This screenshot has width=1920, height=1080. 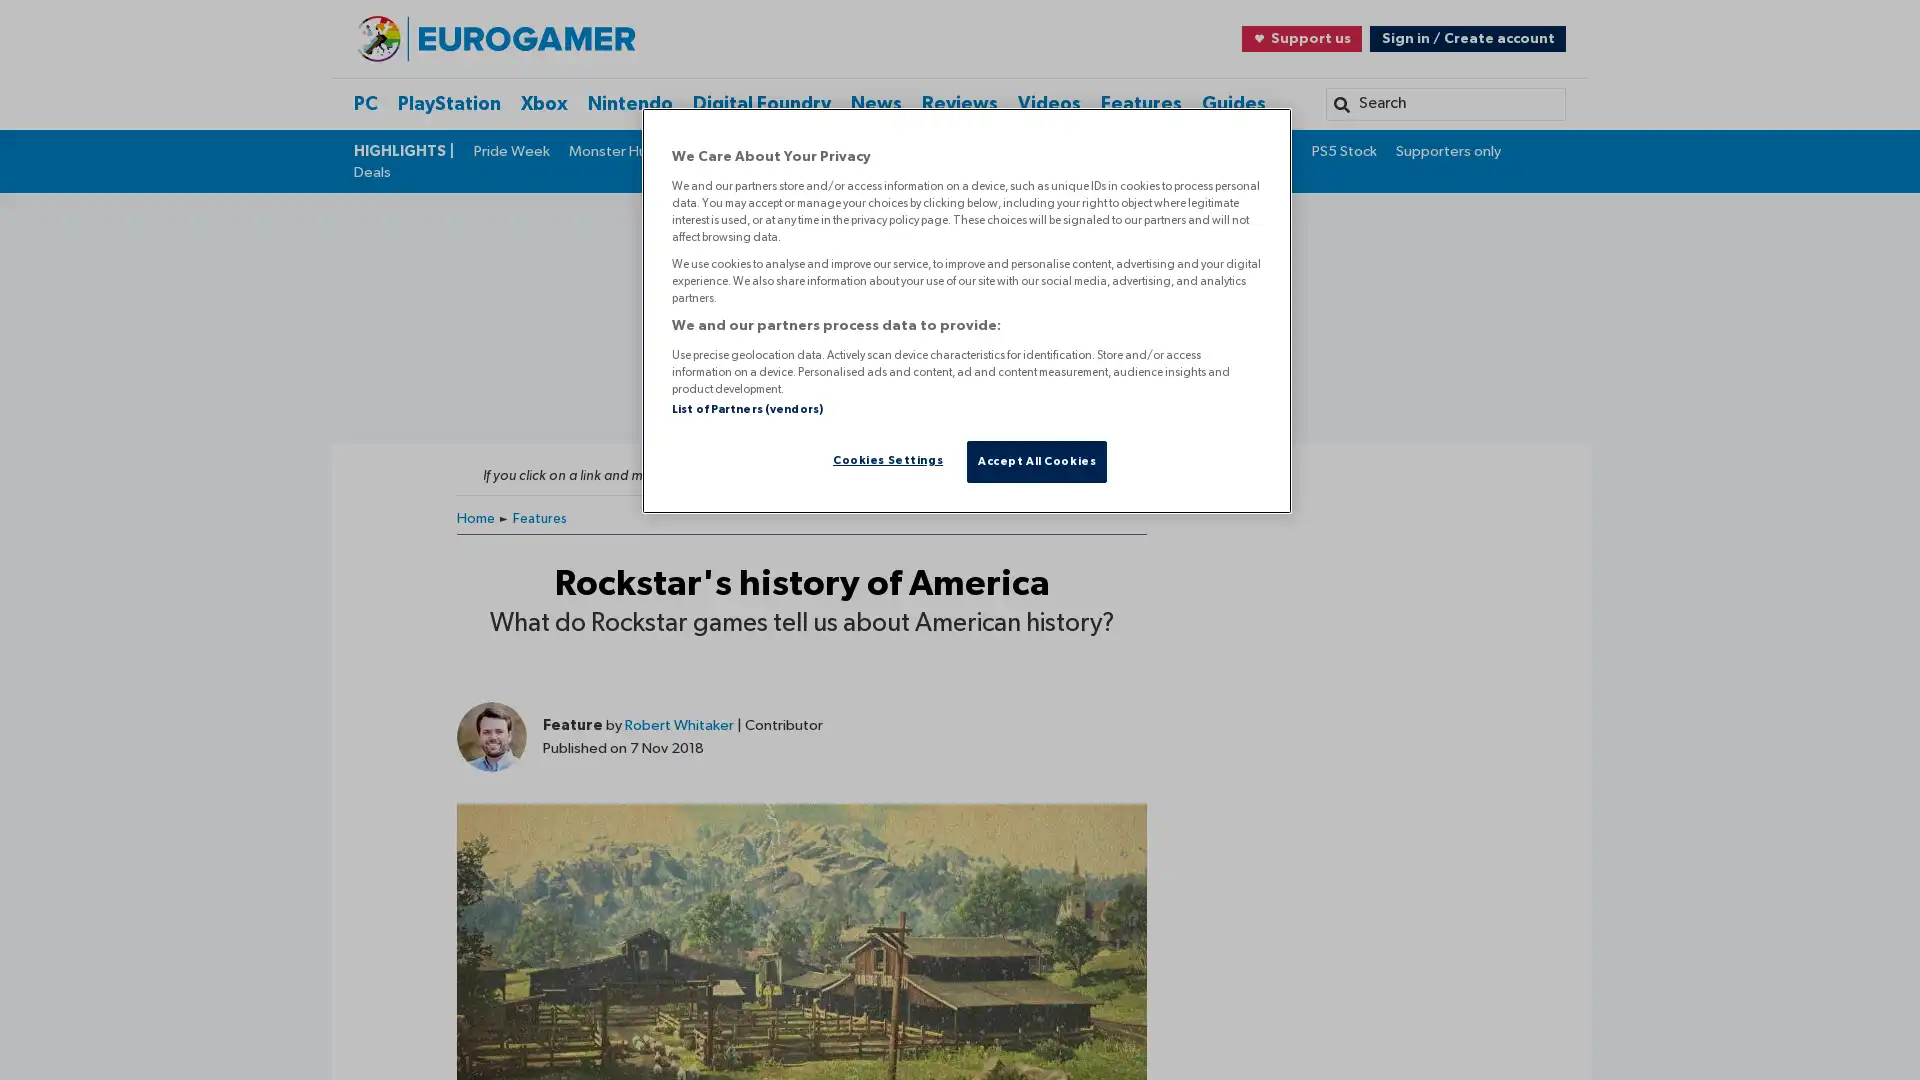 I want to click on Cookies Settings, so click(x=886, y=459).